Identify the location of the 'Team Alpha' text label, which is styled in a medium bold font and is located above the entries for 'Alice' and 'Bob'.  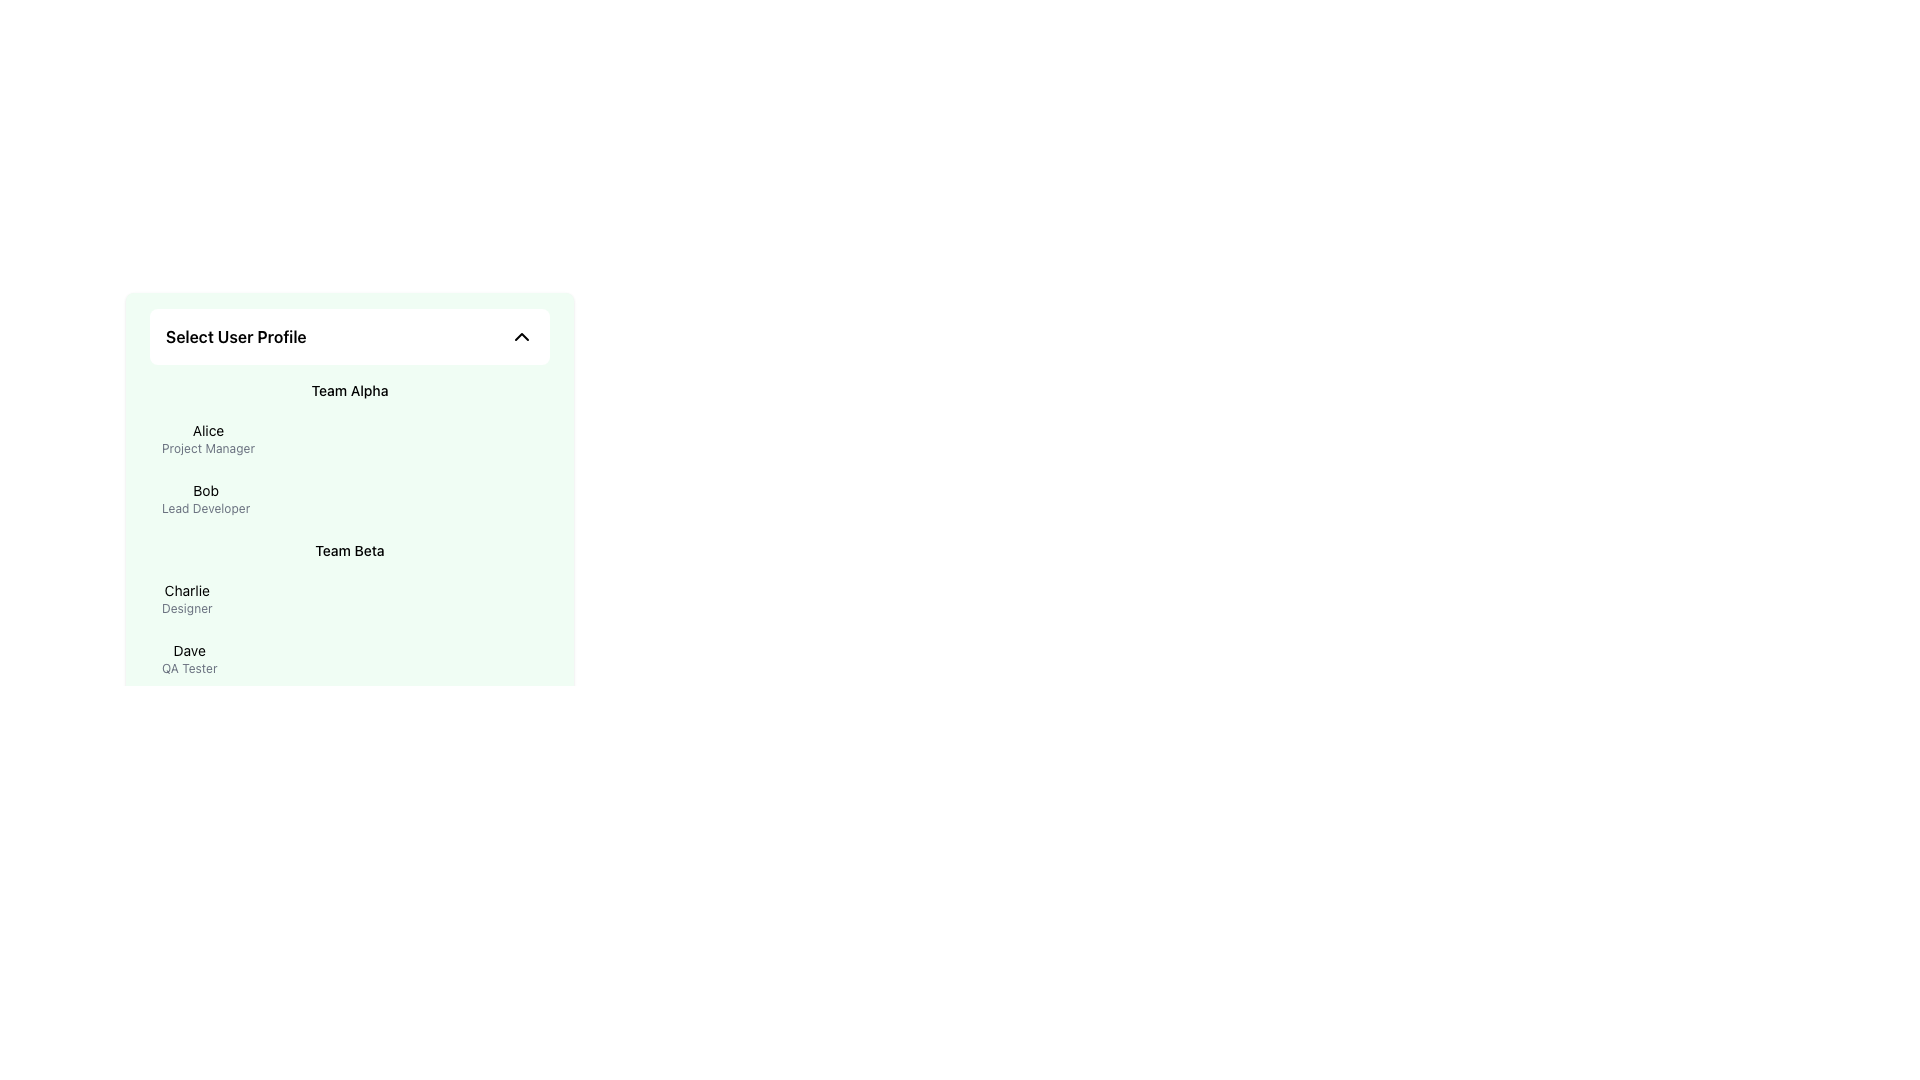
(350, 390).